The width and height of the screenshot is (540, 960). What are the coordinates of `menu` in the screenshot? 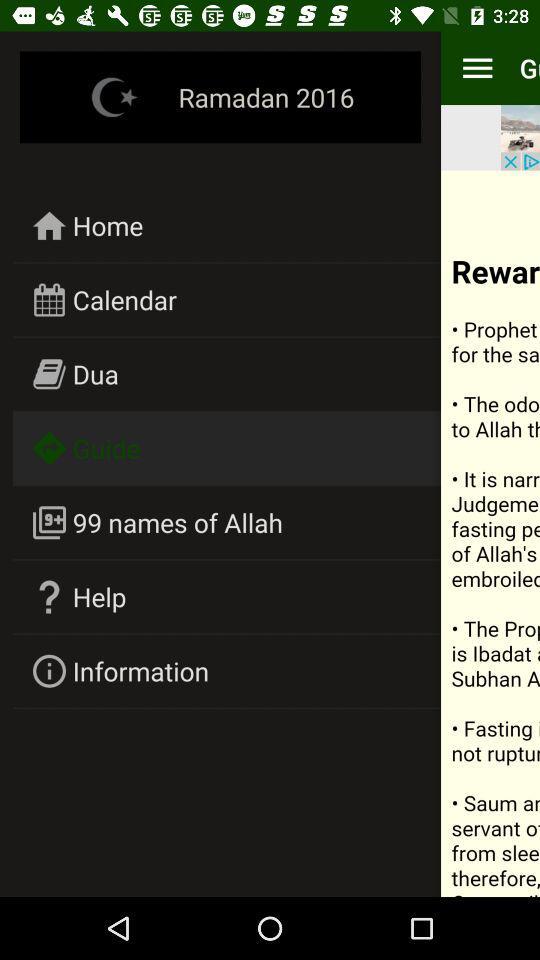 It's located at (489, 532).